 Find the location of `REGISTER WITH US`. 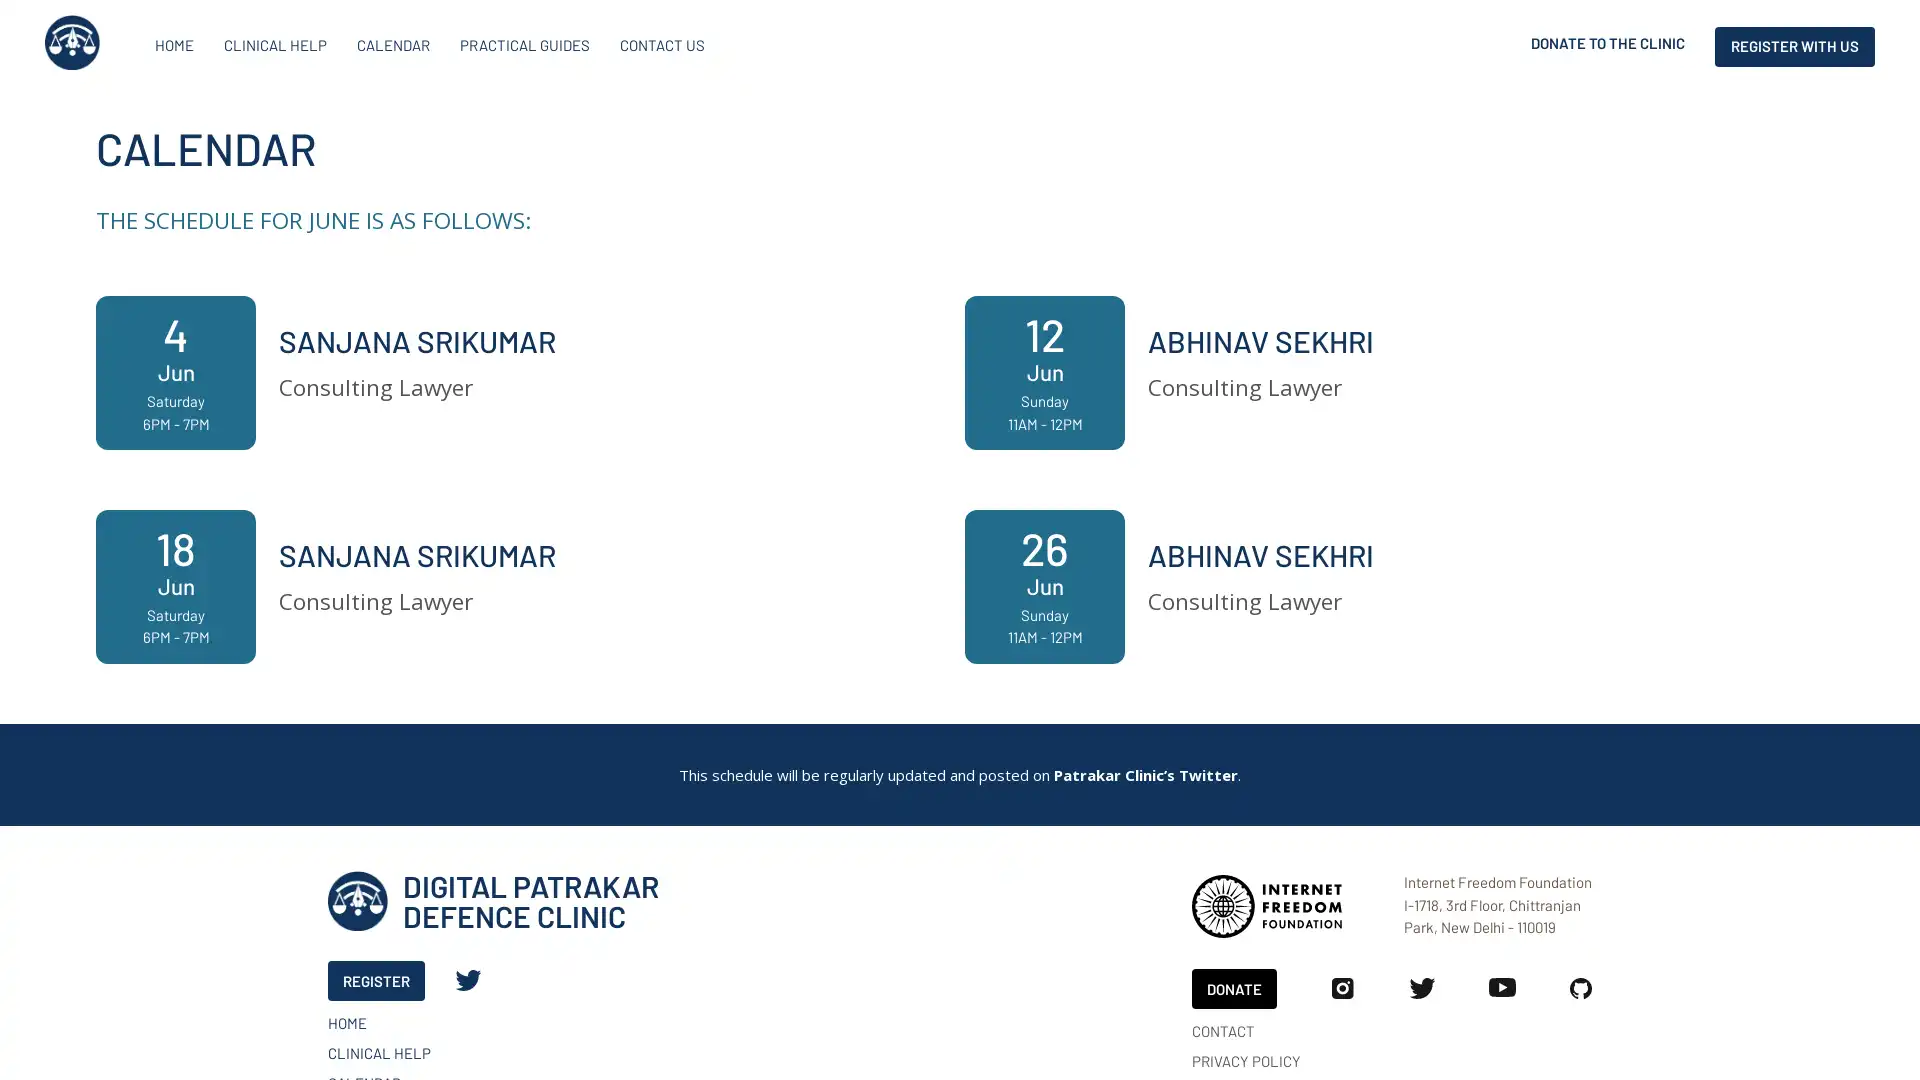

REGISTER WITH US is located at coordinates (1795, 45).